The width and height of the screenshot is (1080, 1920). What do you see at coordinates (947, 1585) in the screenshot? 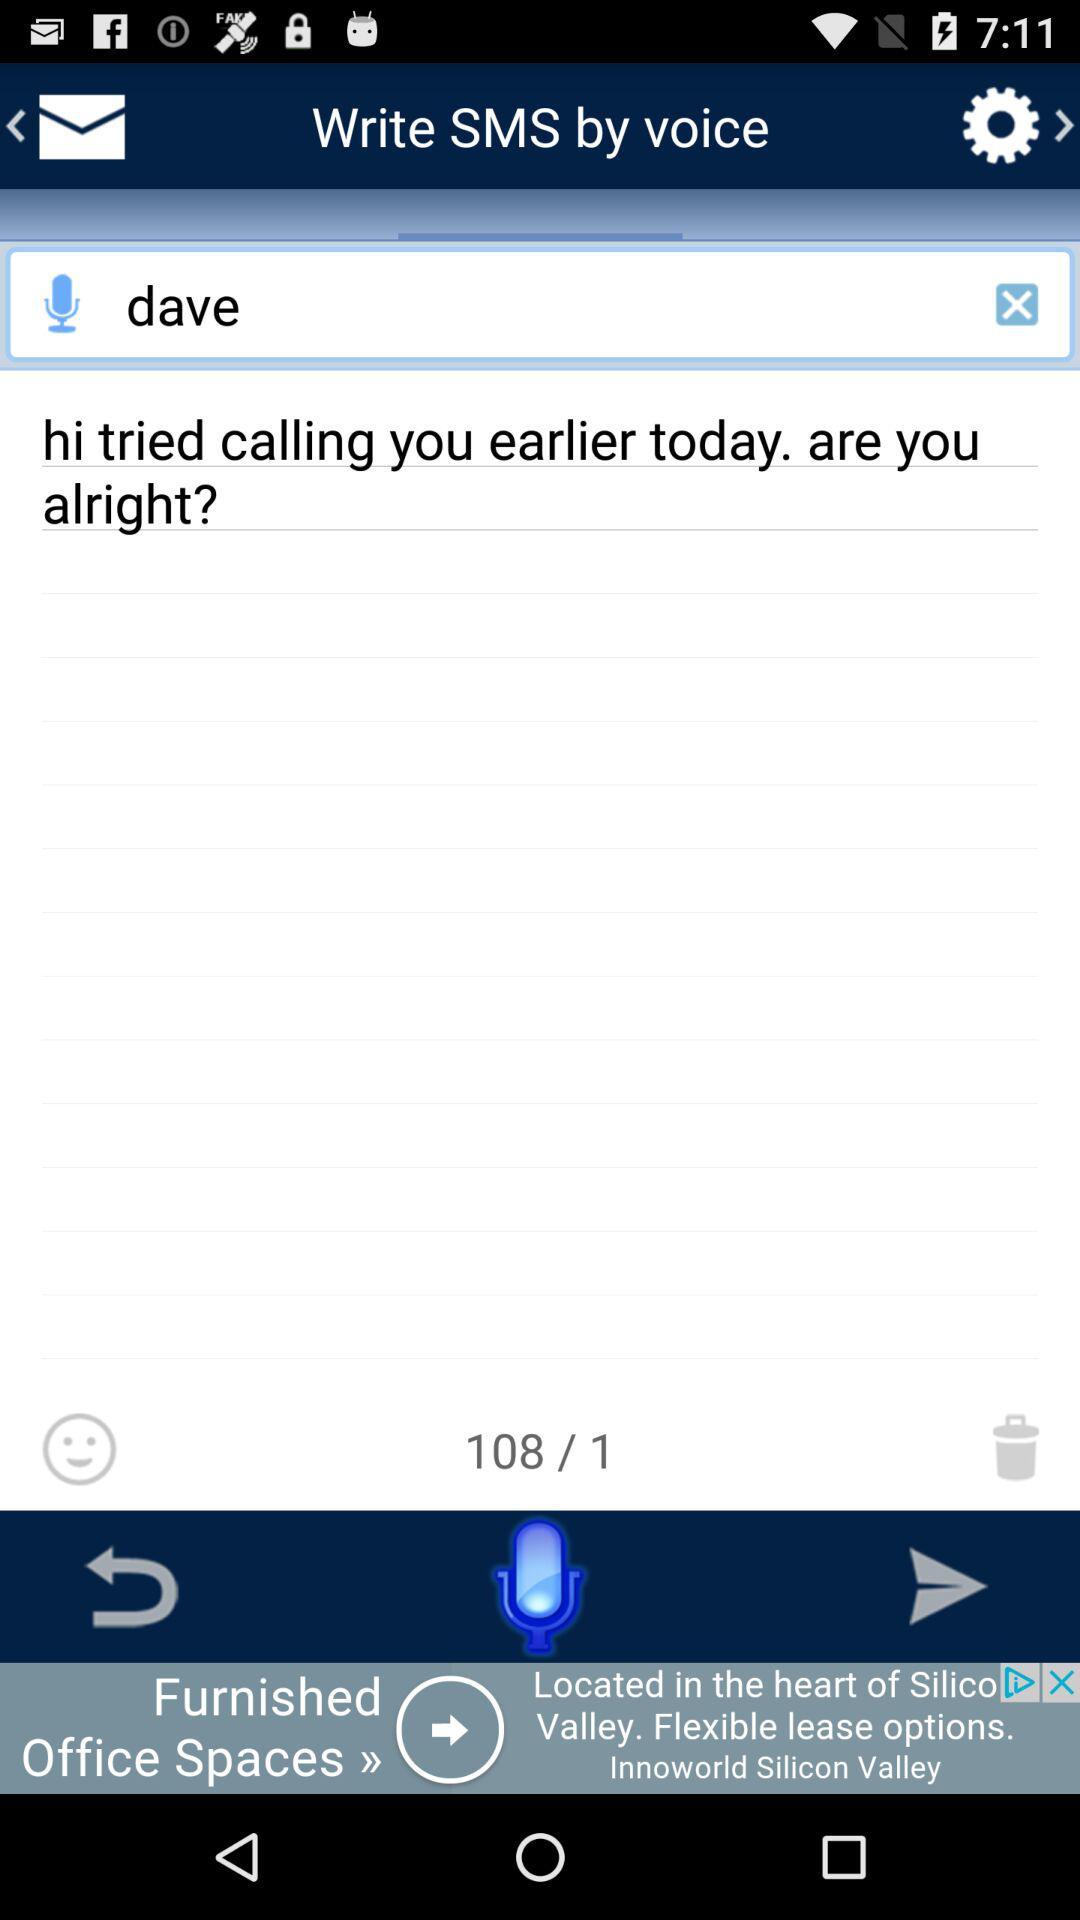
I see `send sms` at bounding box center [947, 1585].